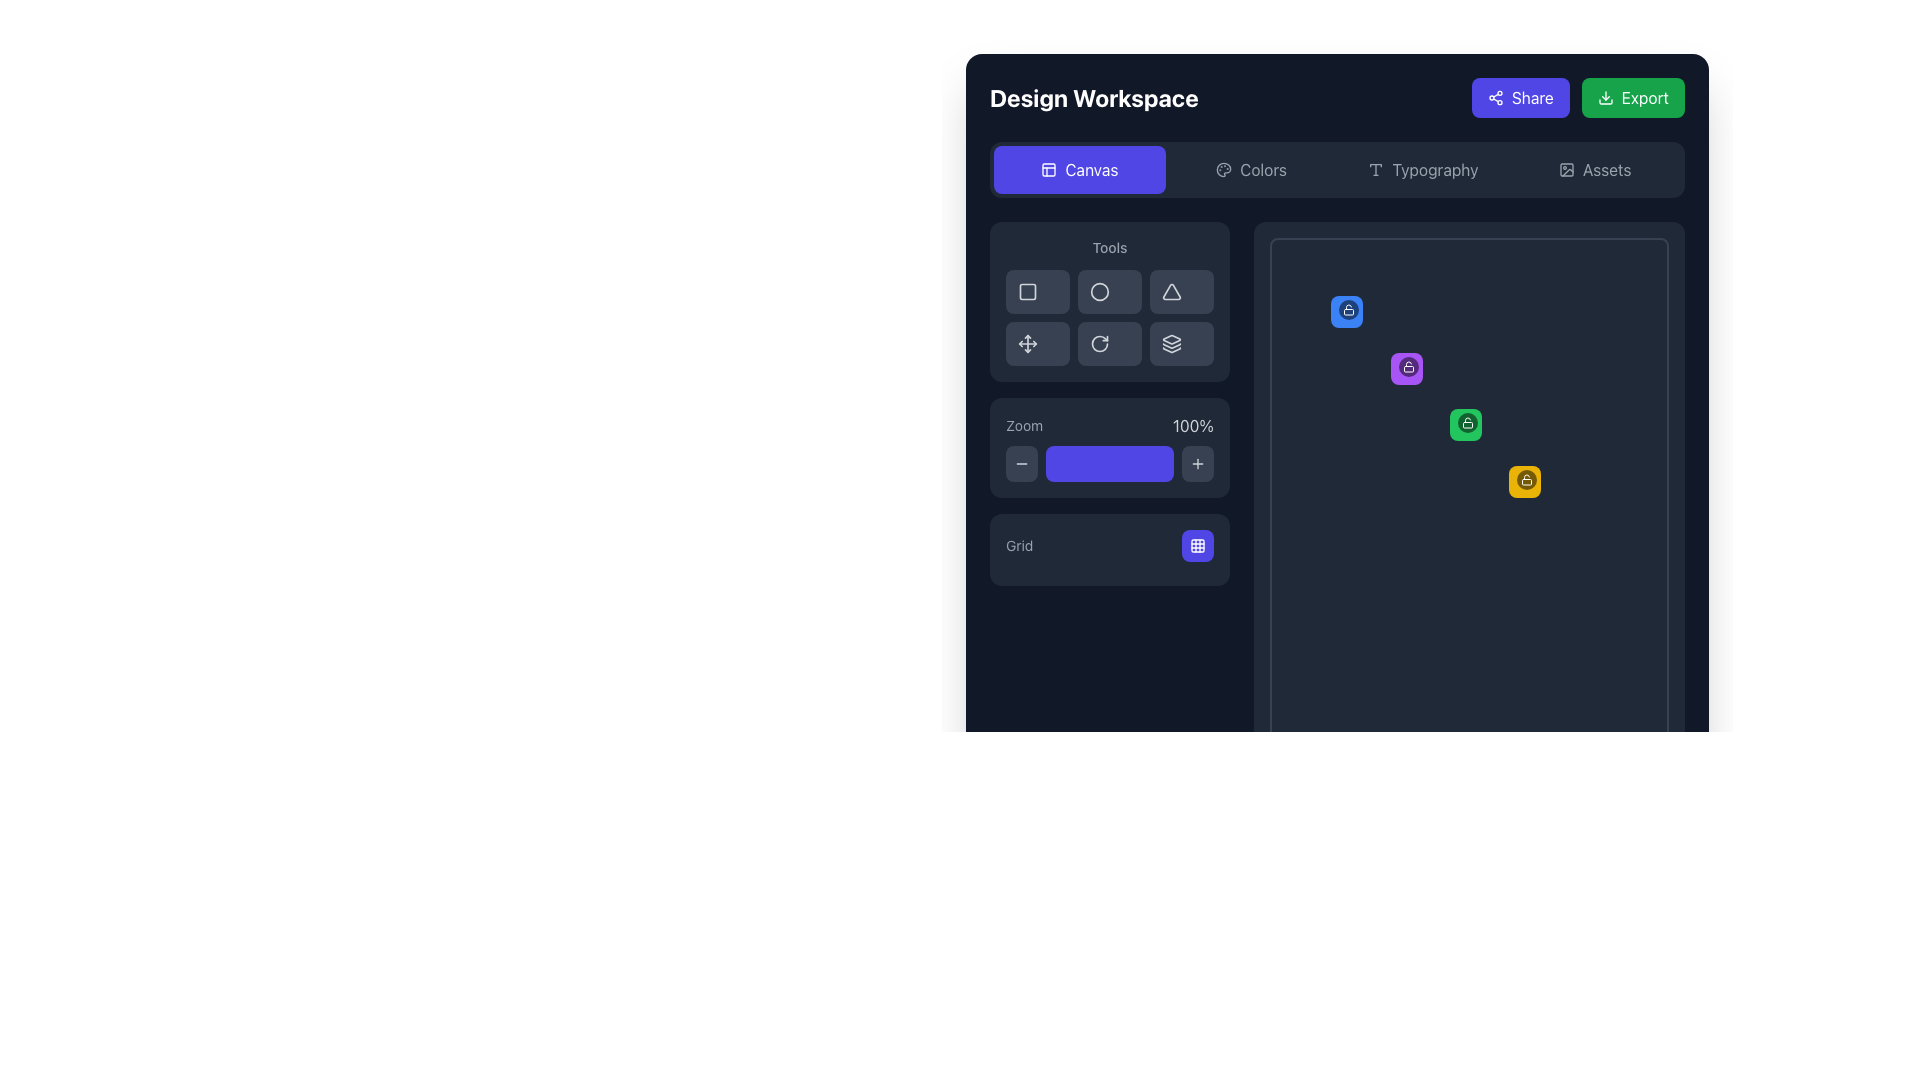  I want to click on the third icon in the 'Tools' section of the interface, which resembles a thin, layered icon, so click(1171, 349).